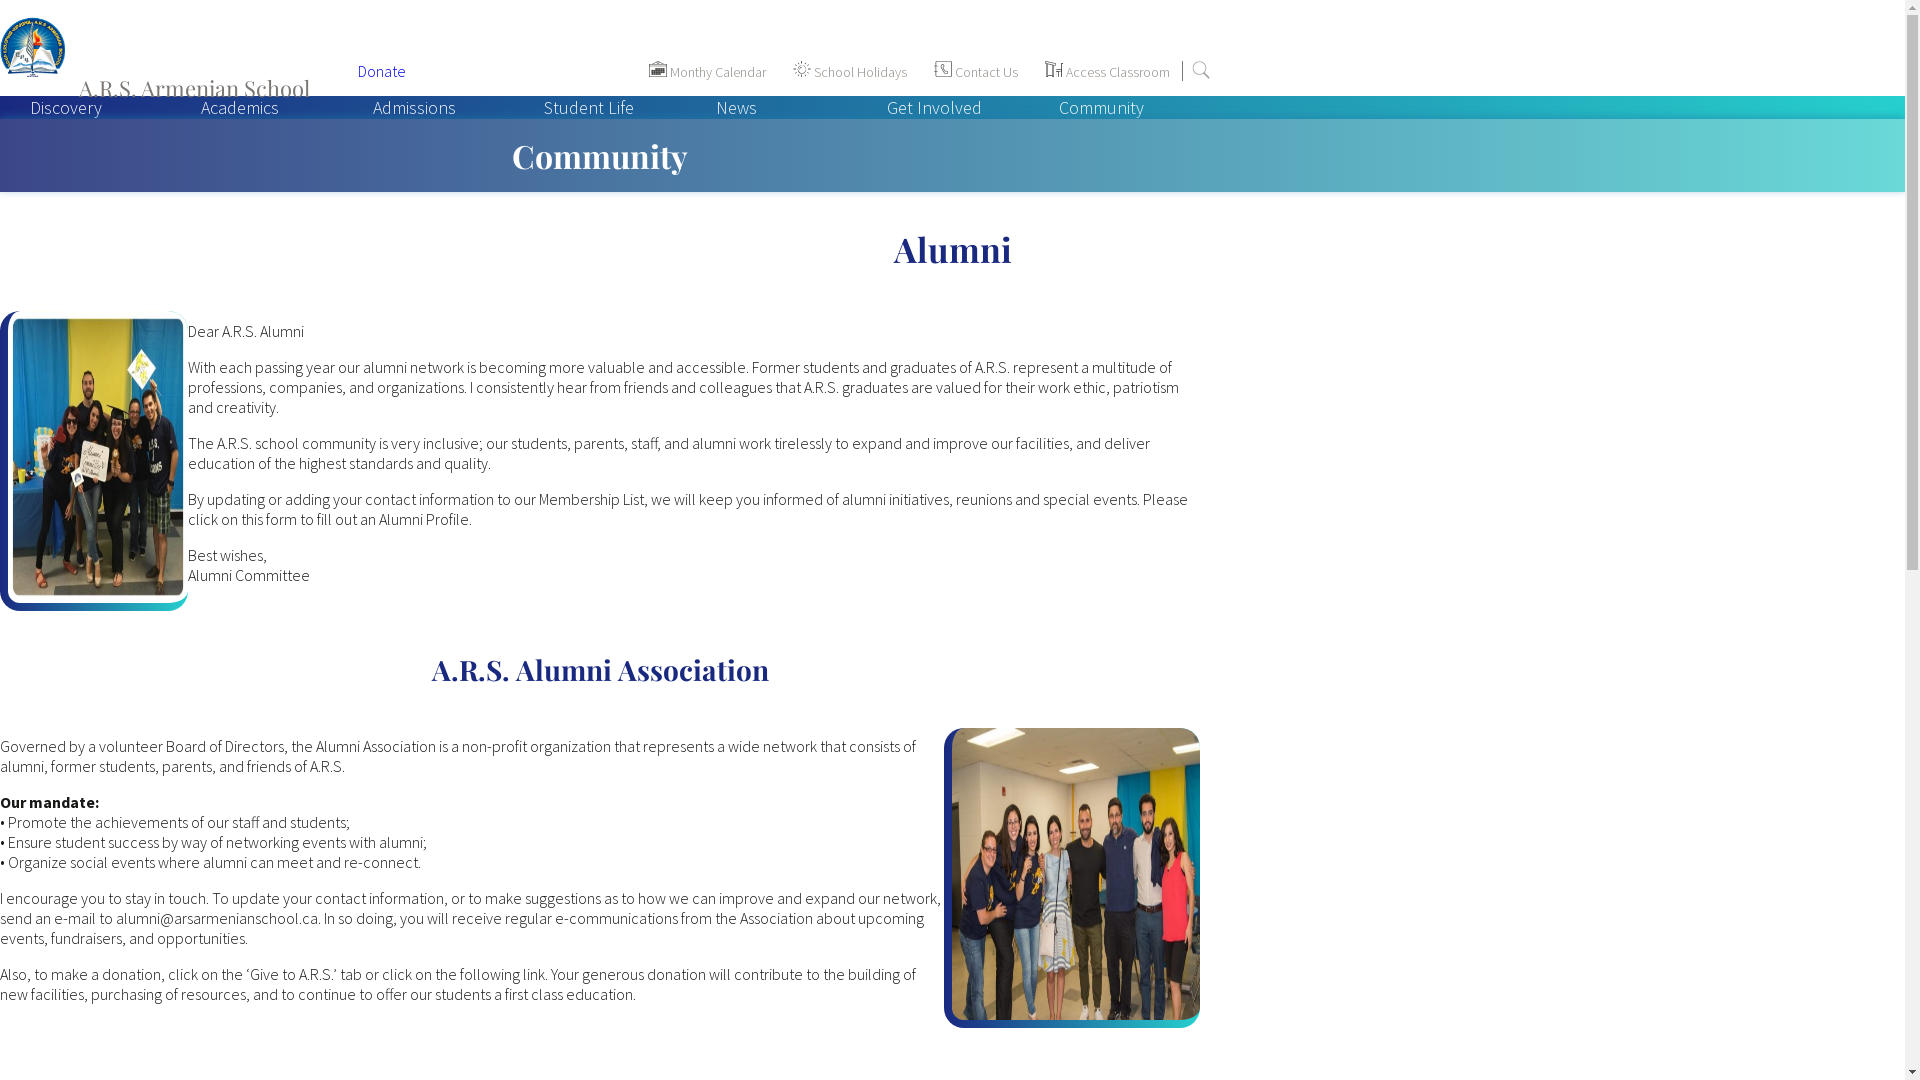 The height and width of the screenshot is (1080, 1920). What do you see at coordinates (1100, 107) in the screenshot?
I see `'Community'` at bounding box center [1100, 107].